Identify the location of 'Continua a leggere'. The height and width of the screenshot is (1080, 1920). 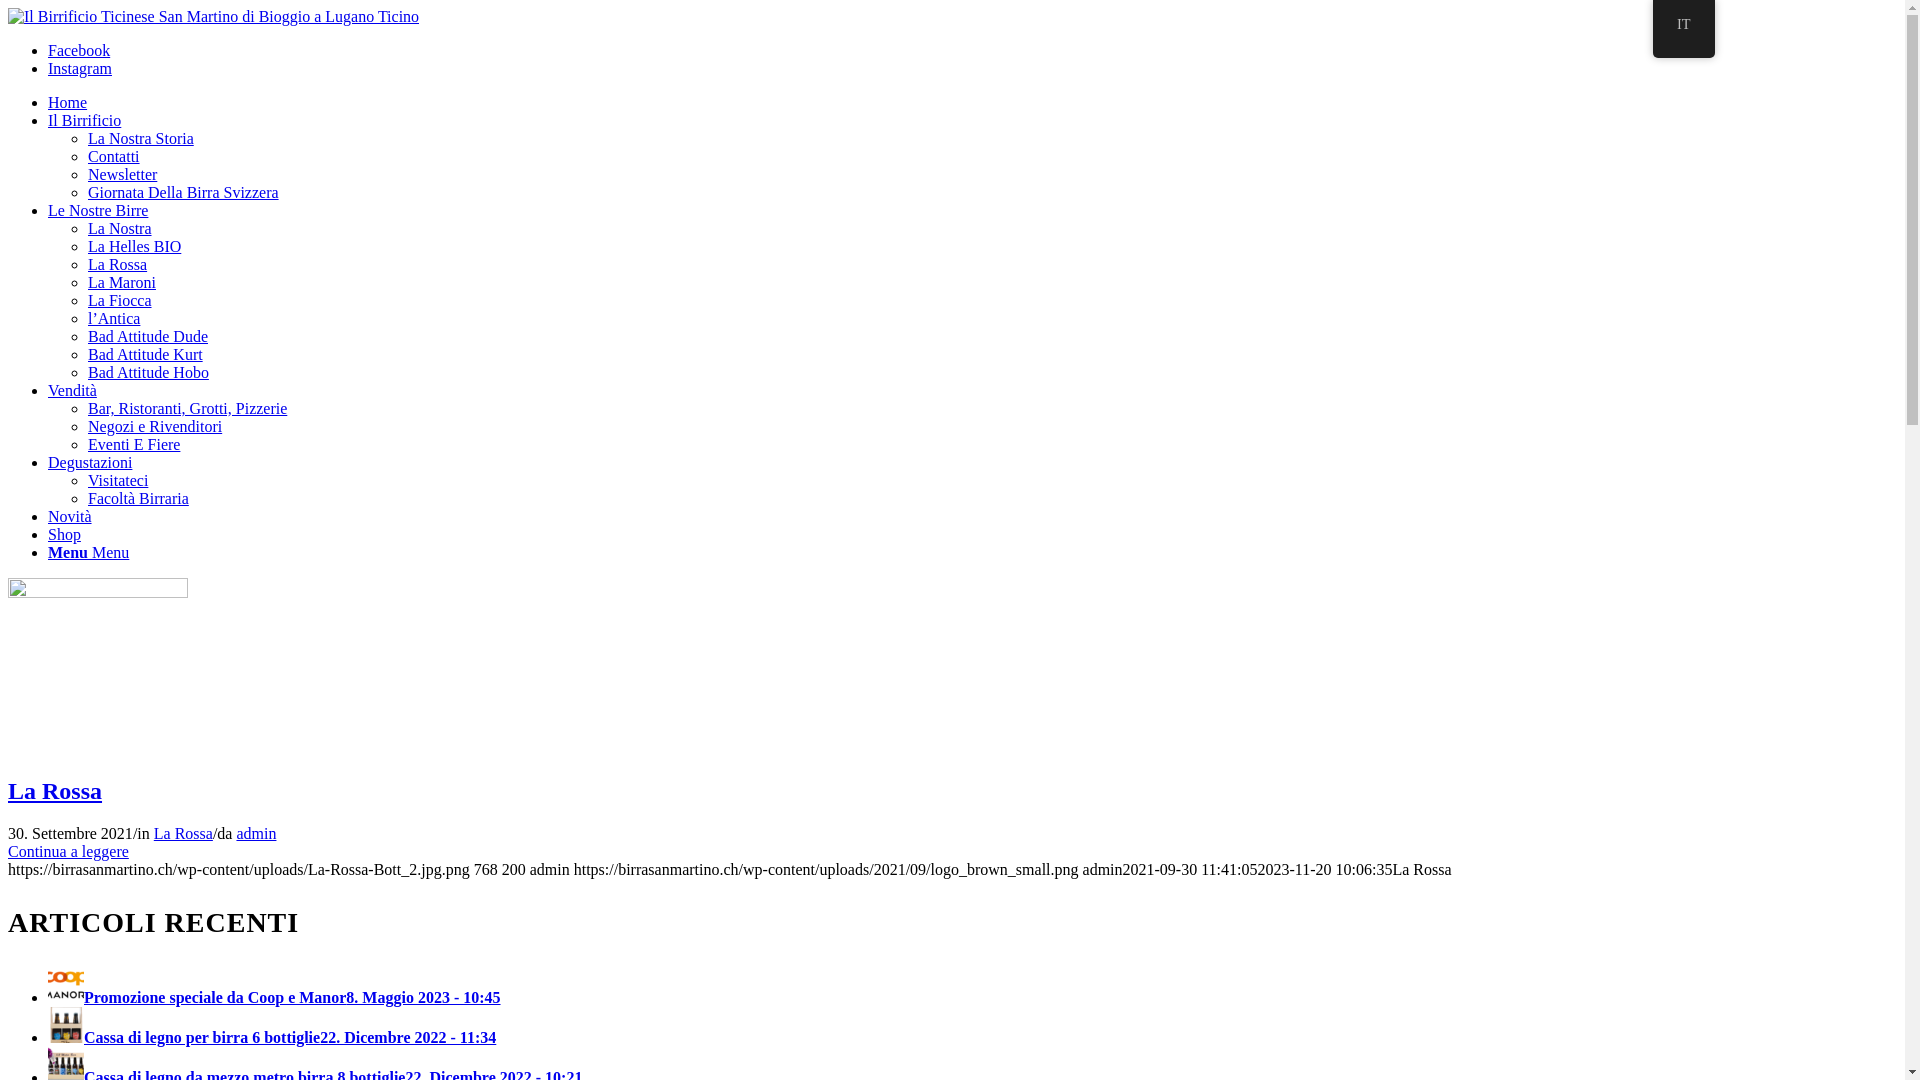
(68, 851).